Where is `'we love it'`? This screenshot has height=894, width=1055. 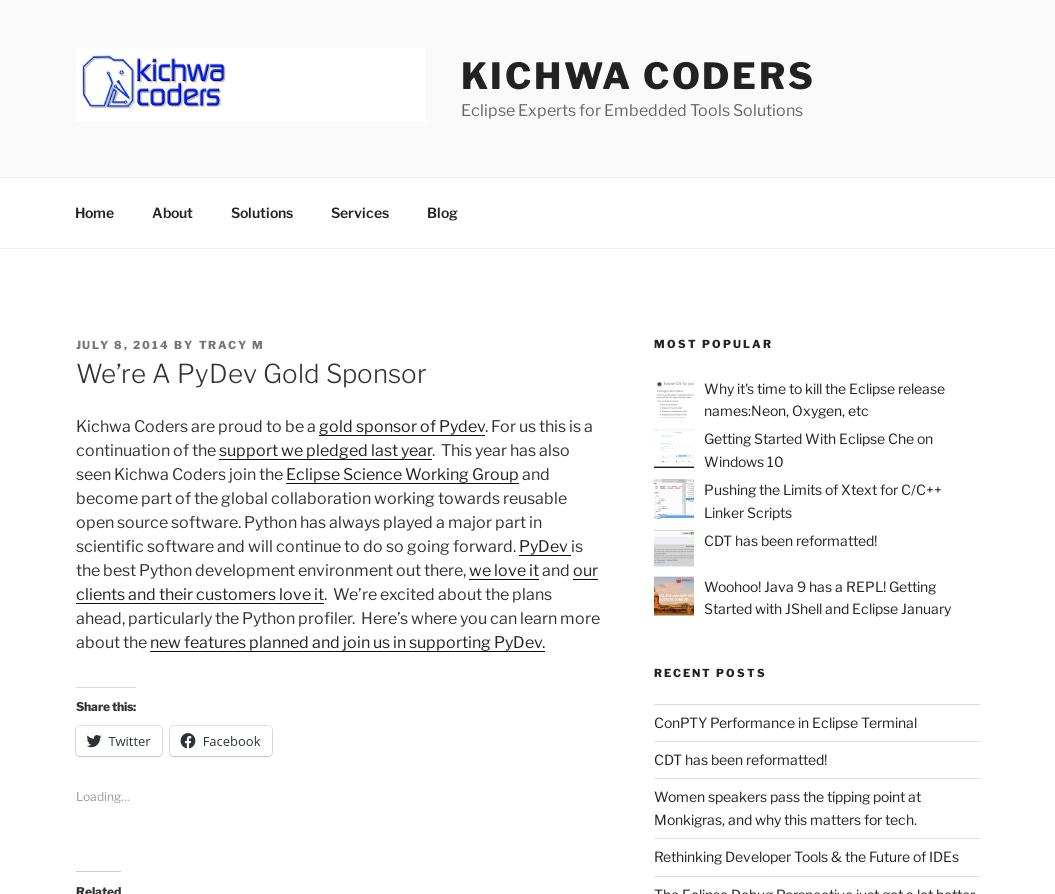 'we love it' is located at coordinates (466, 569).